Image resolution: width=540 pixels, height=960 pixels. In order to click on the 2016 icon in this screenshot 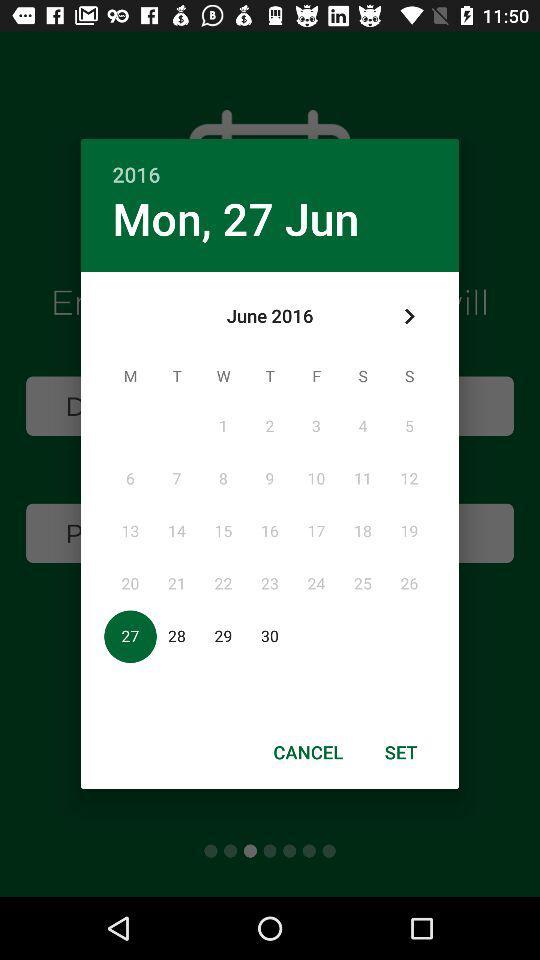, I will do `click(270, 162)`.